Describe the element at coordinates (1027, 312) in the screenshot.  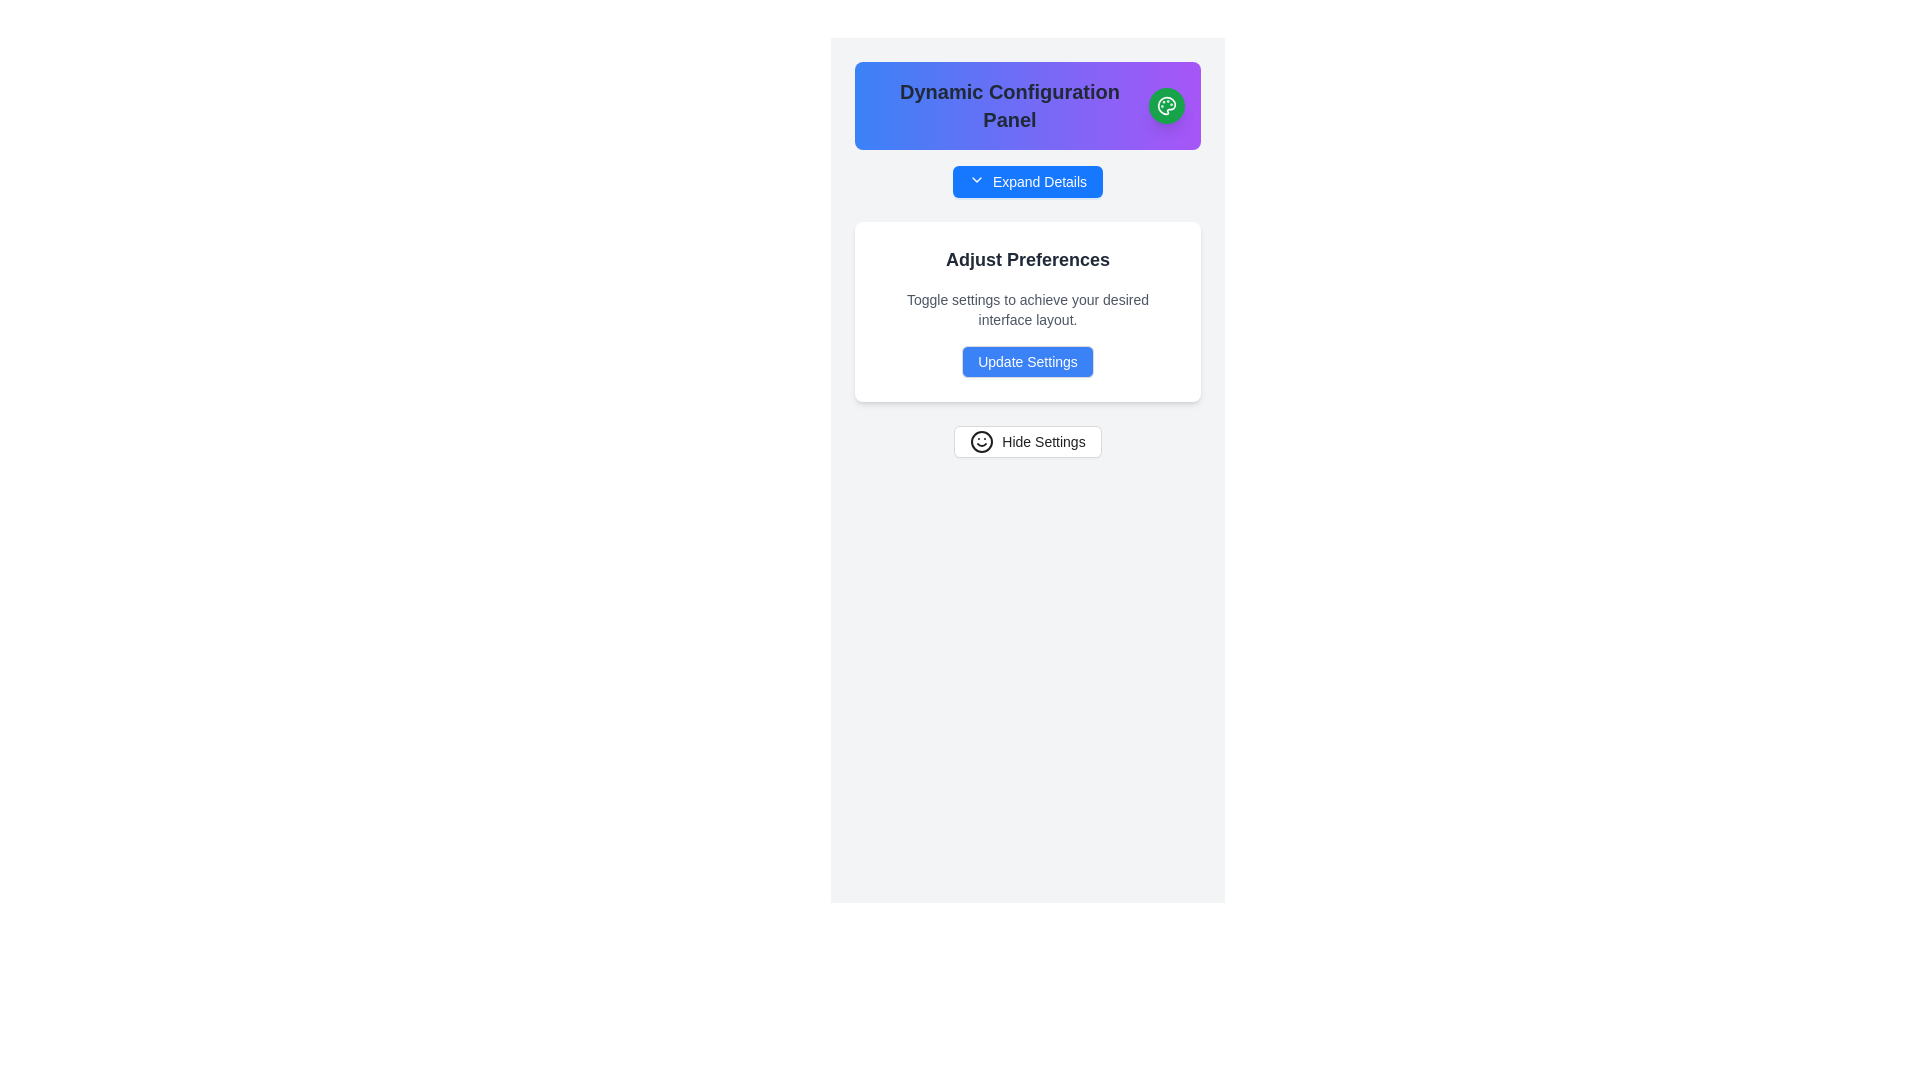
I see `title 'Adjust Preferences' and the description 'Toggle settings to achieve your desired interface layout.' from the A text card located in the 'Dynamic Configuration Panel'` at that location.